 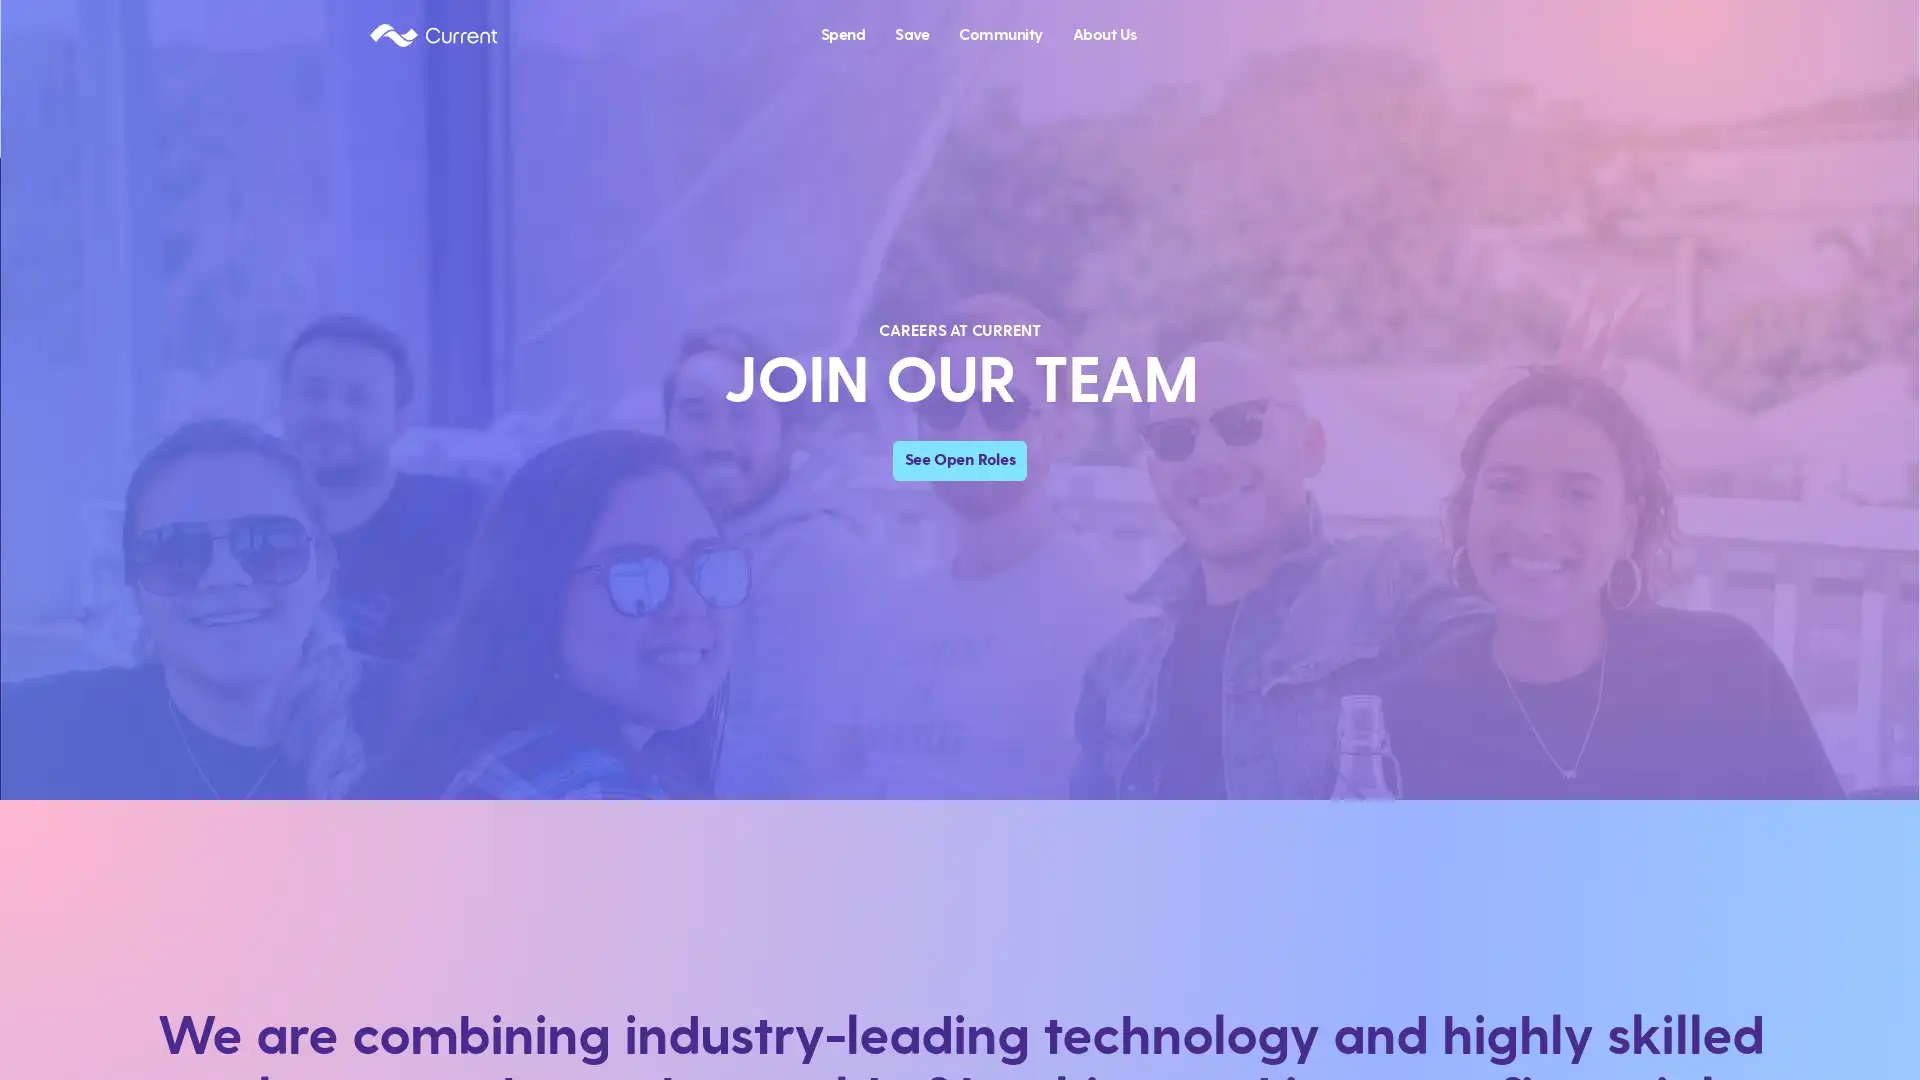 I want to click on Current logo, so click(x=432, y=33).